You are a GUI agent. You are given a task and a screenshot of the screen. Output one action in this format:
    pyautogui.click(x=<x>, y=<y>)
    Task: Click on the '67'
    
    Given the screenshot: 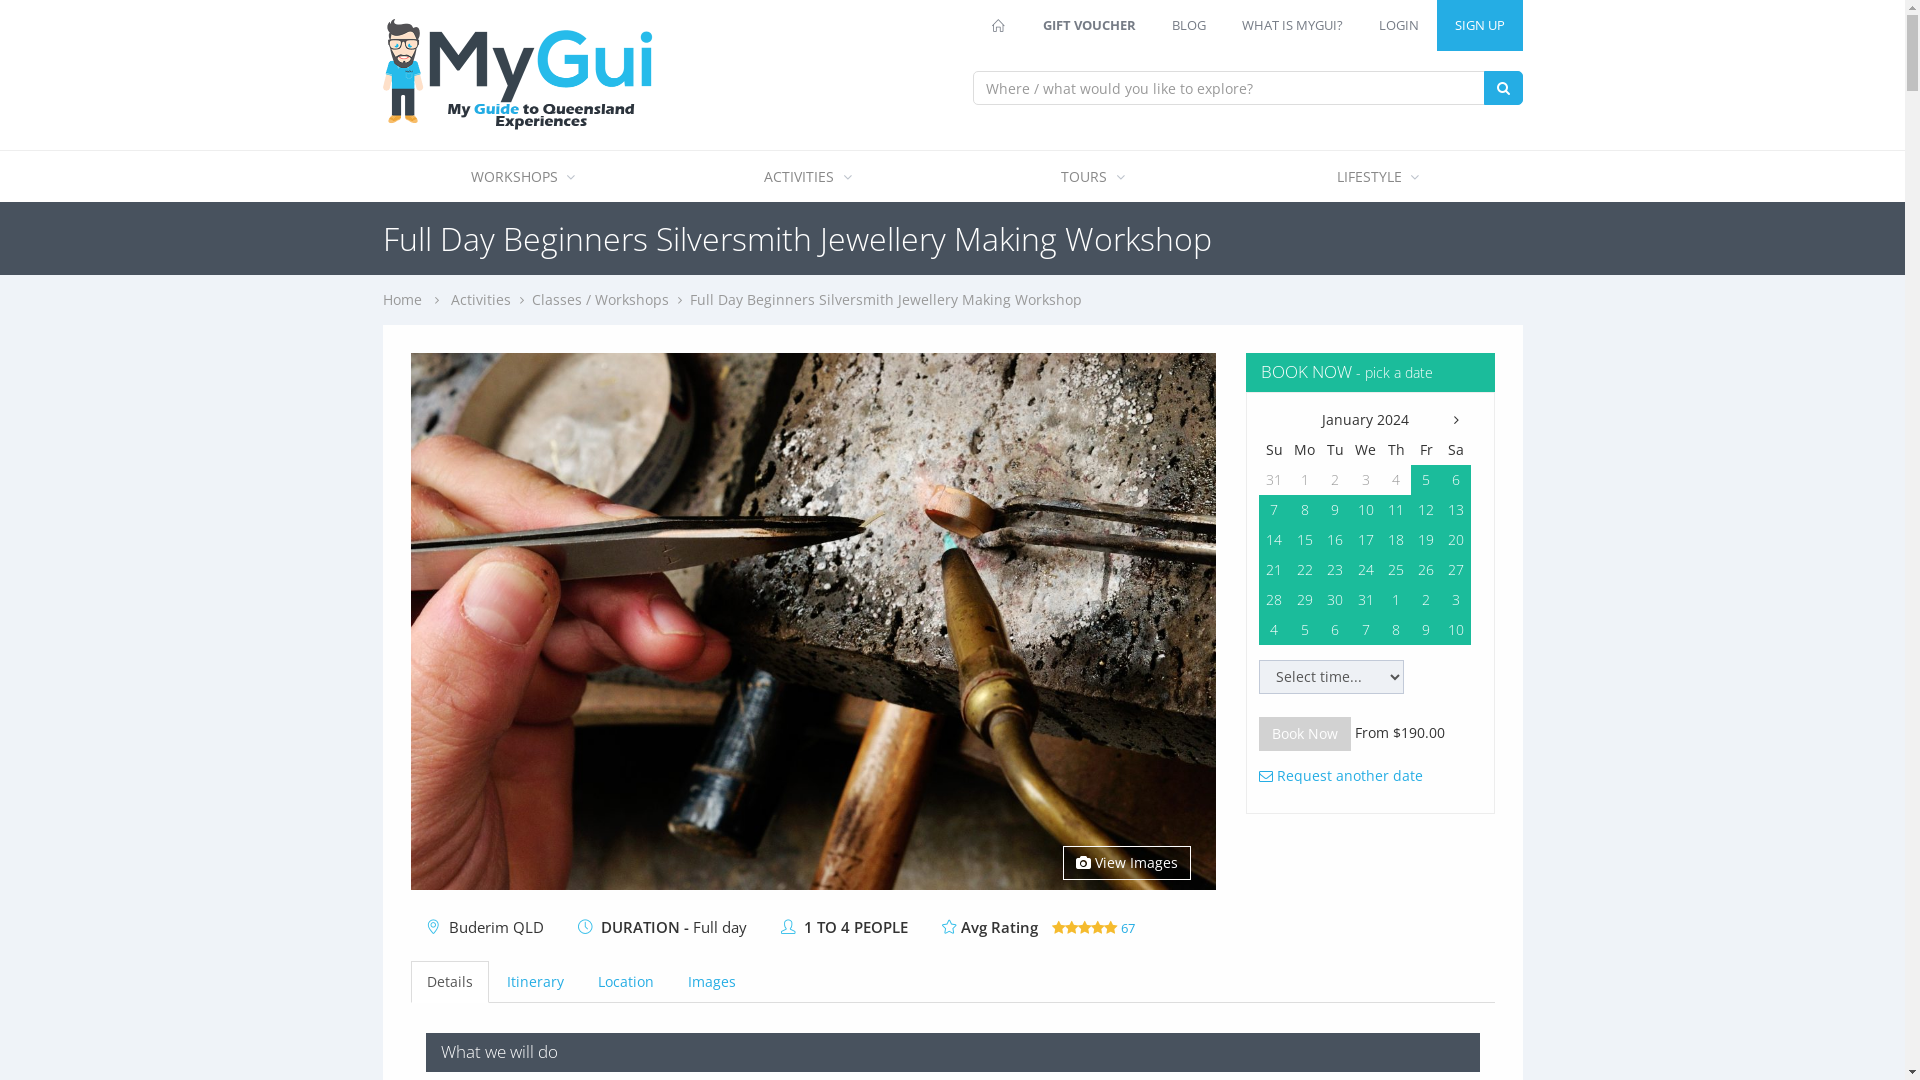 What is the action you would take?
    pyautogui.click(x=1092, y=927)
    